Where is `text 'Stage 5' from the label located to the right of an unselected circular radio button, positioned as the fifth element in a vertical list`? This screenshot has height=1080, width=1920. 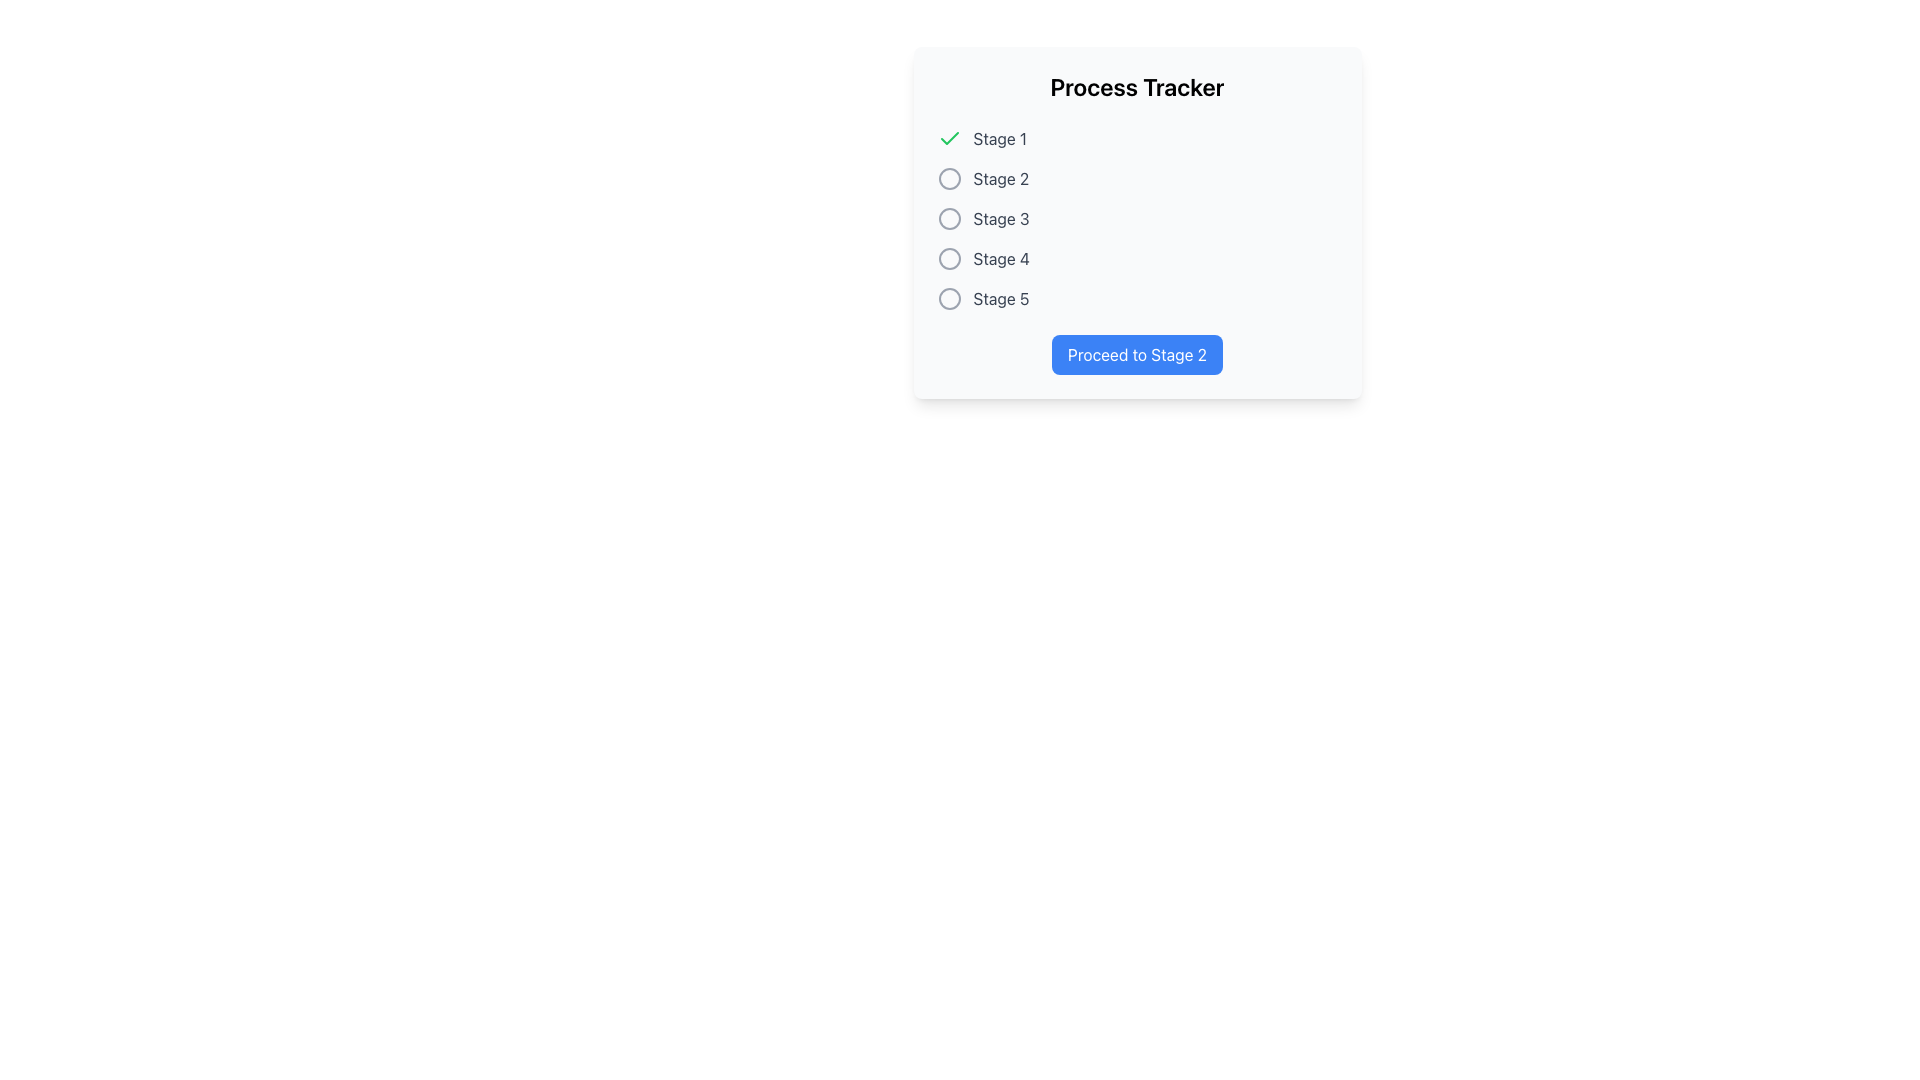
text 'Stage 5' from the label located to the right of an unselected circular radio button, positioned as the fifth element in a vertical list is located at coordinates (983, 299).